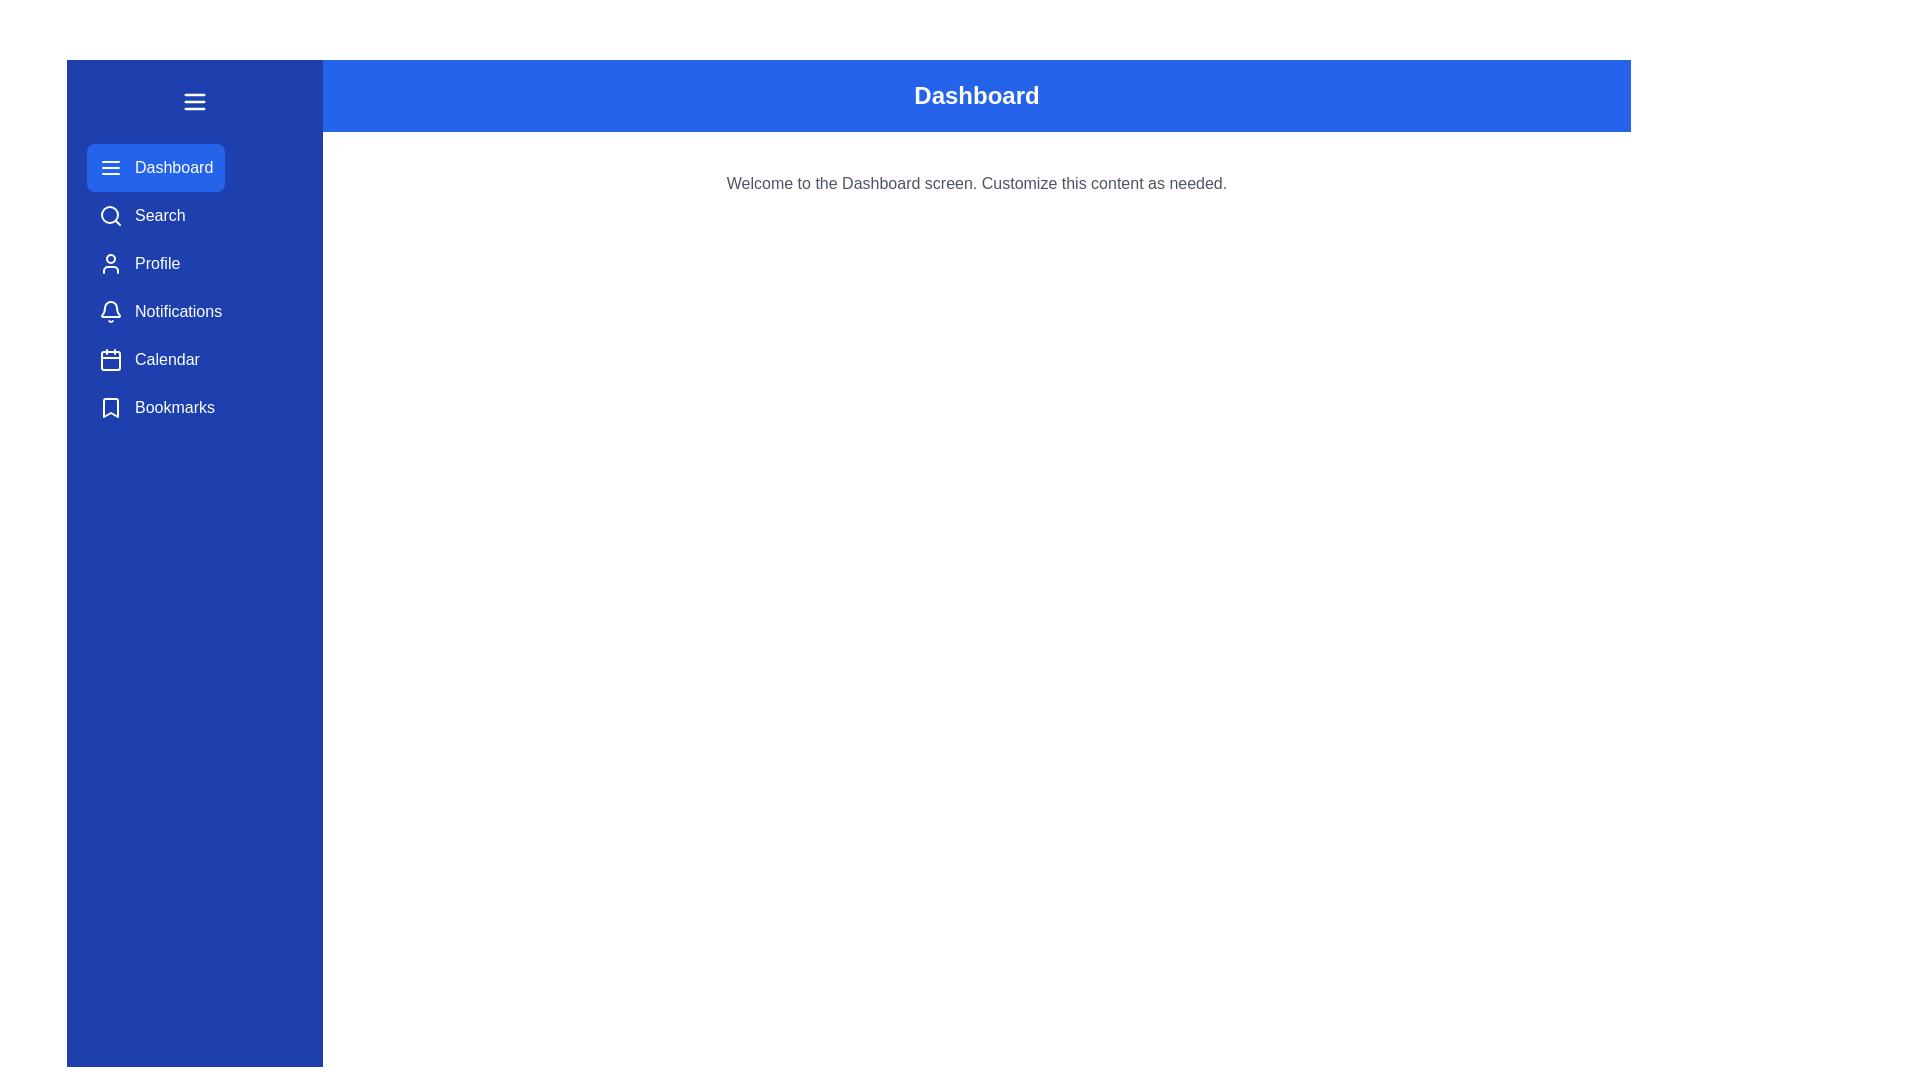  Describe the element at coordinates (977, 96) in the screenshot. I see `text content of the Dashboard header element, which is the title at the top of the interface` at that location.